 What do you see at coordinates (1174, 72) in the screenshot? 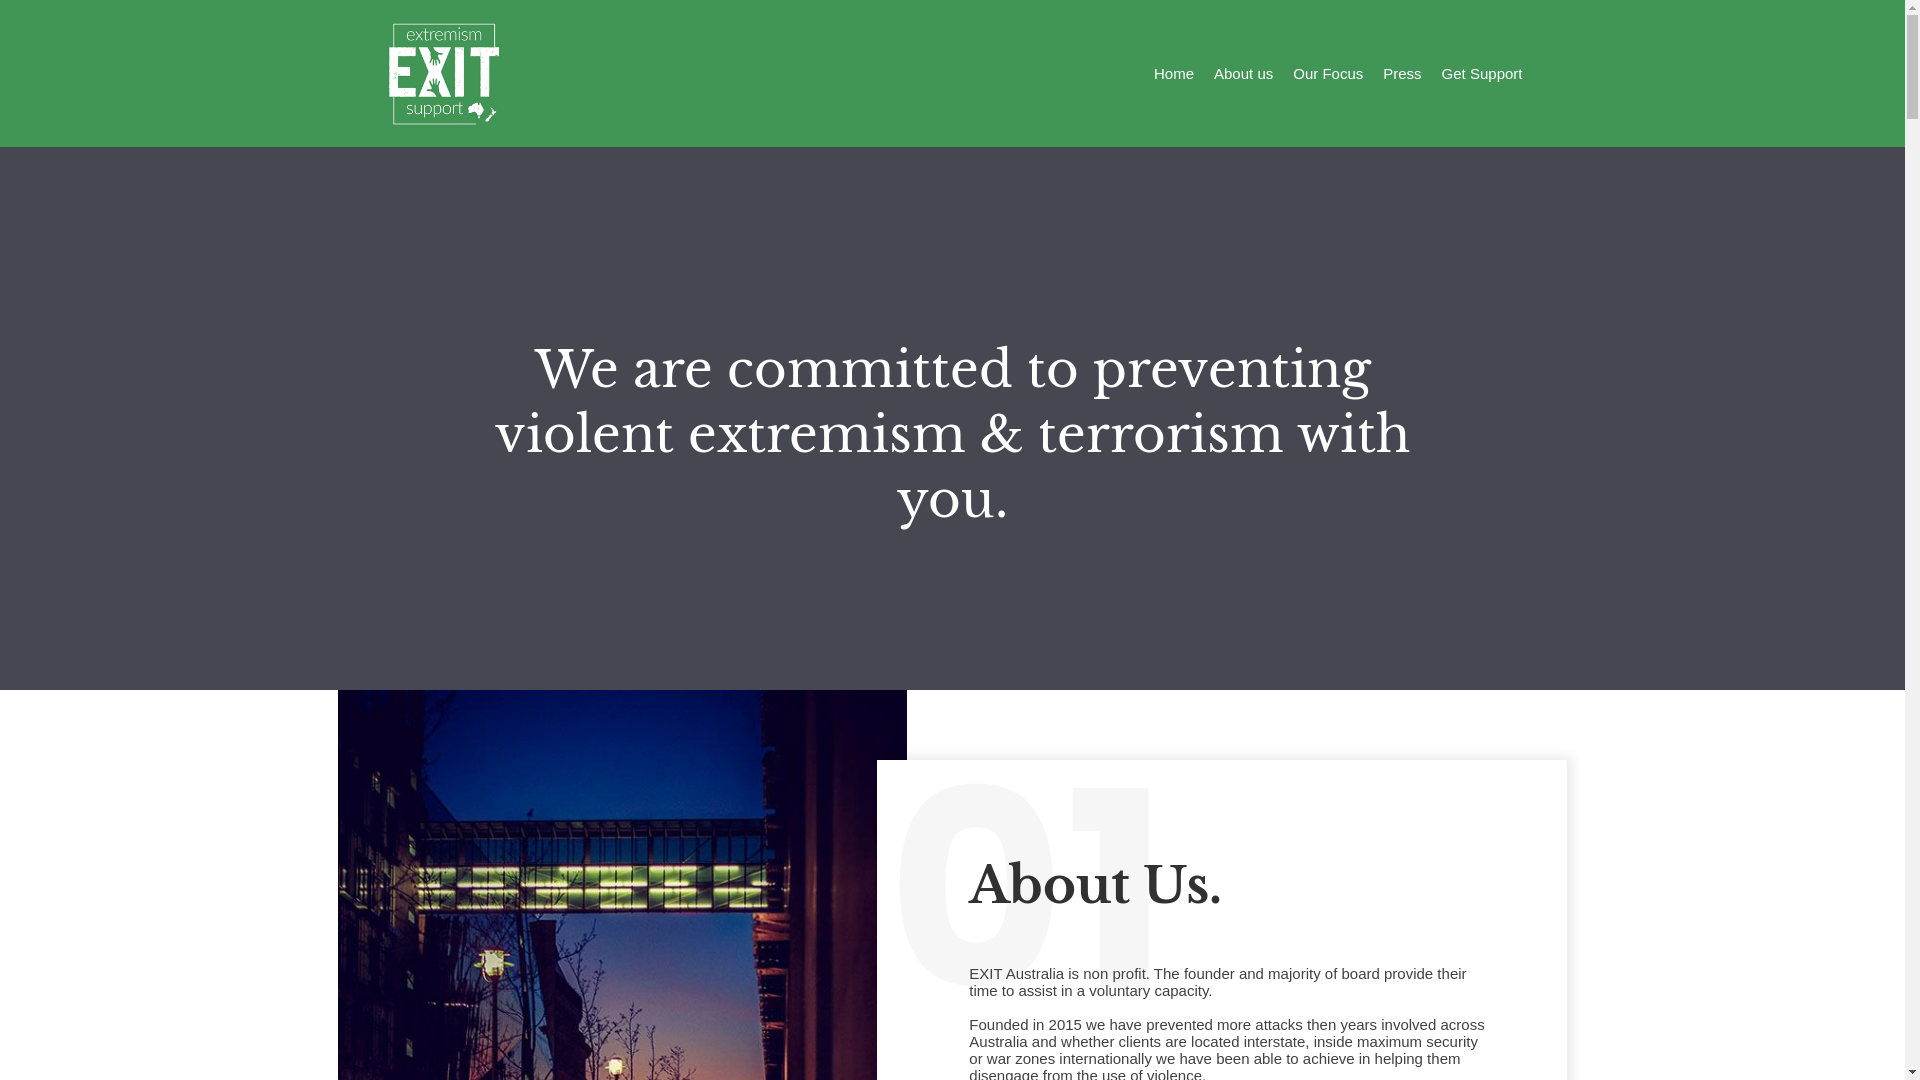
I see `'Home'` at bounding box center [1174, 72].